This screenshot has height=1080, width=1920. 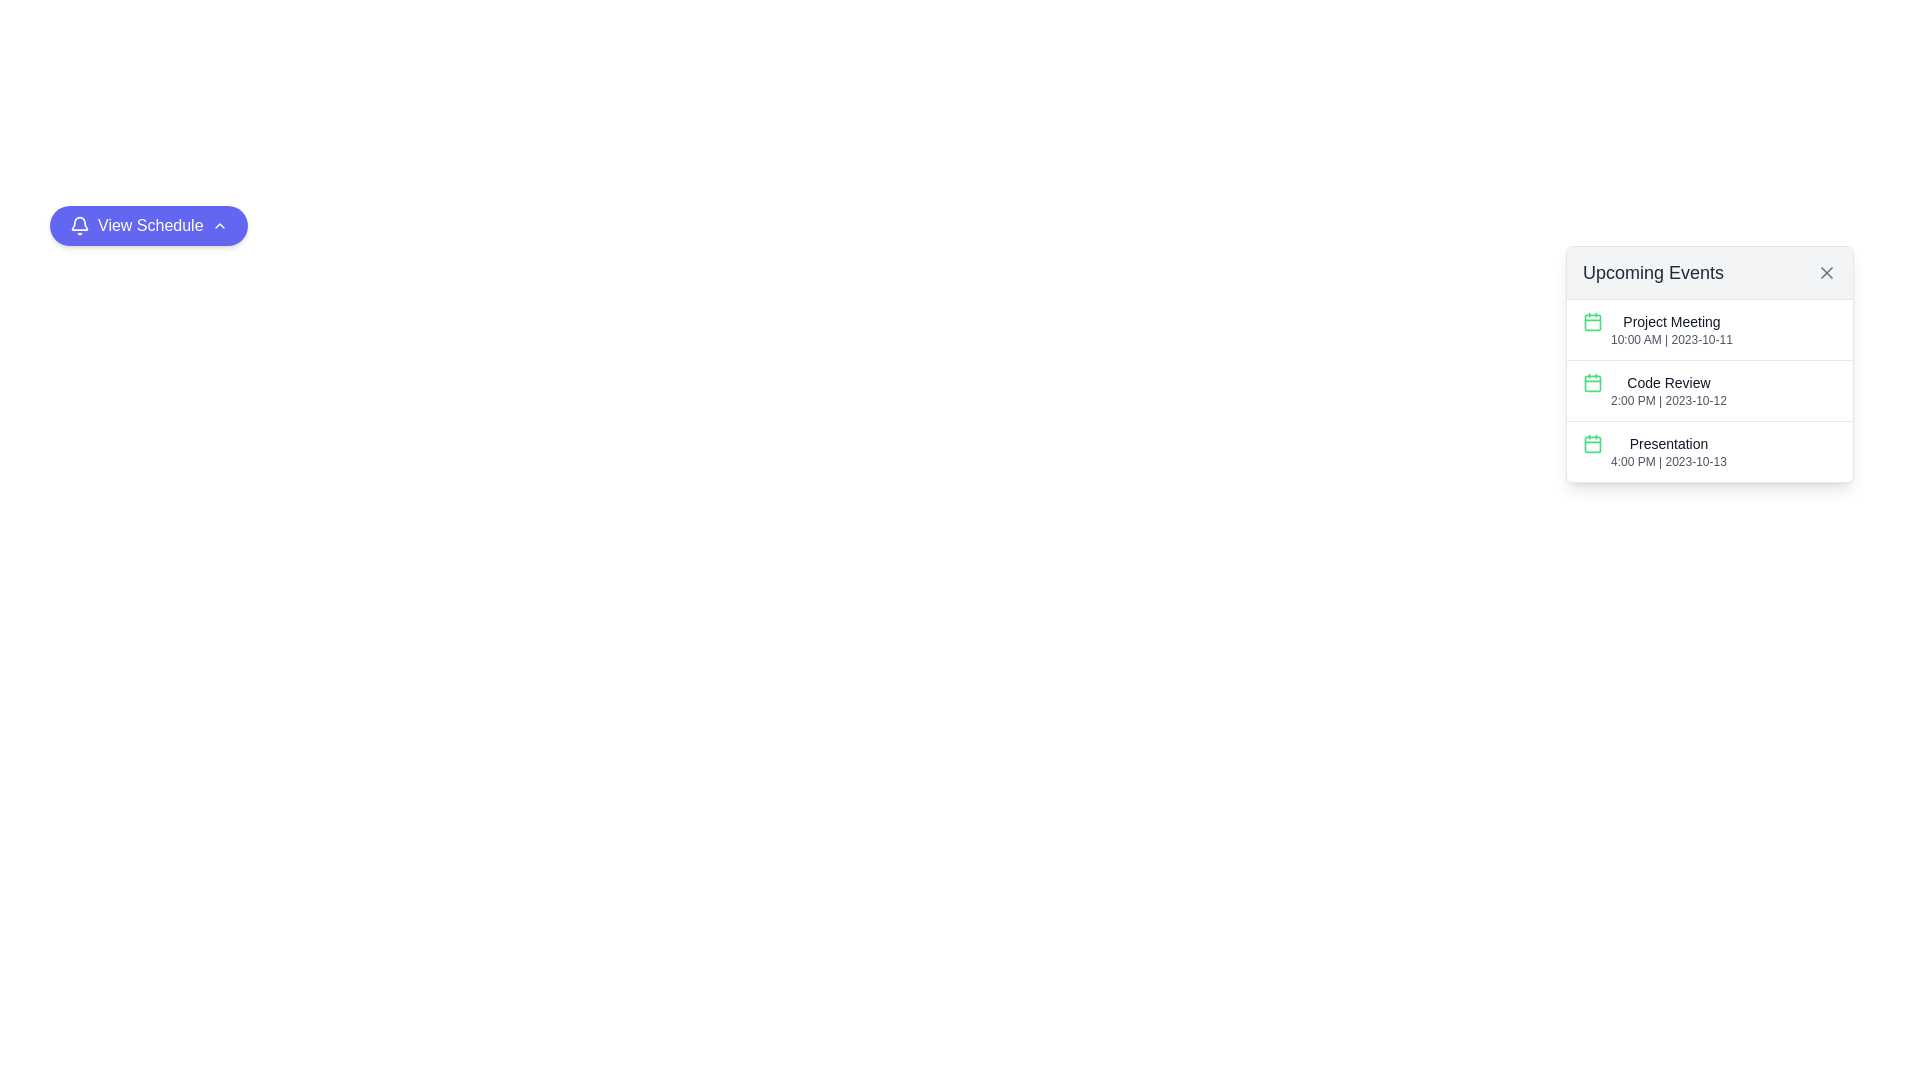 I want to click on the bell-shaped icon with a line art design on a blue background, located at the leftmost side of the 'View Schedule' button, so click(x=80, y=225).